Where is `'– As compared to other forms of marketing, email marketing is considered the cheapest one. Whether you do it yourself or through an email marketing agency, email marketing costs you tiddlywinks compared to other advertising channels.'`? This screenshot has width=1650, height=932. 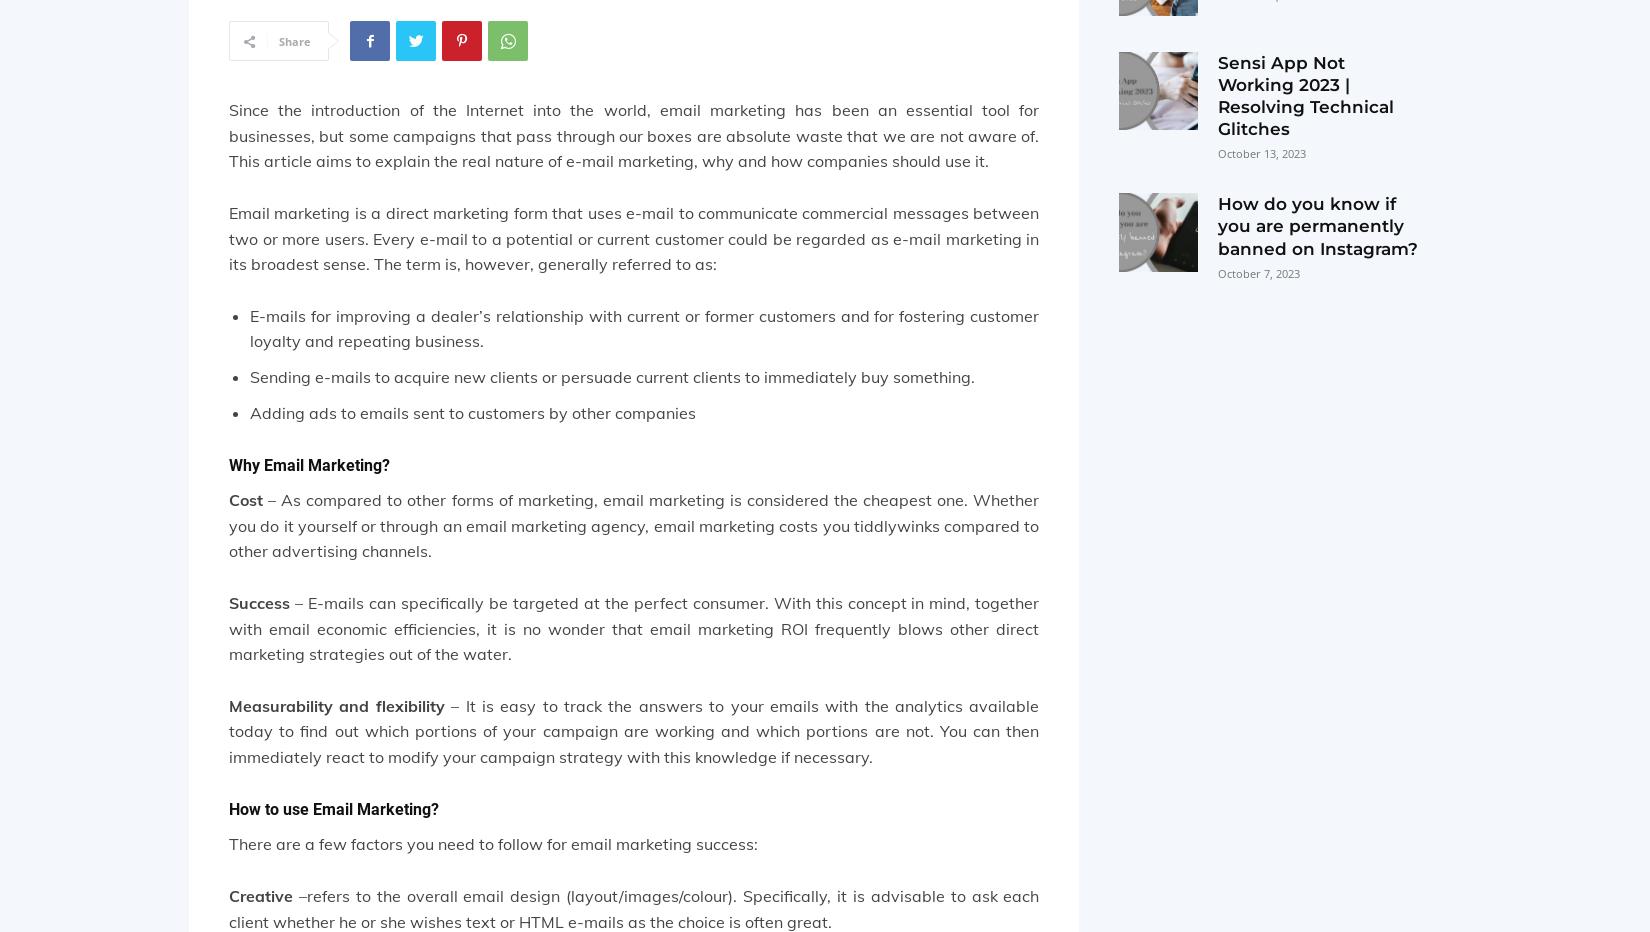 '– As compared to other forms of marketing, email marketing is considered the cheapest one. Whether you do it yourself or through an email marketing agency, email marketing costs you tiddlywinks compared to other advertising channels.' is located at coordinates (632, 525).